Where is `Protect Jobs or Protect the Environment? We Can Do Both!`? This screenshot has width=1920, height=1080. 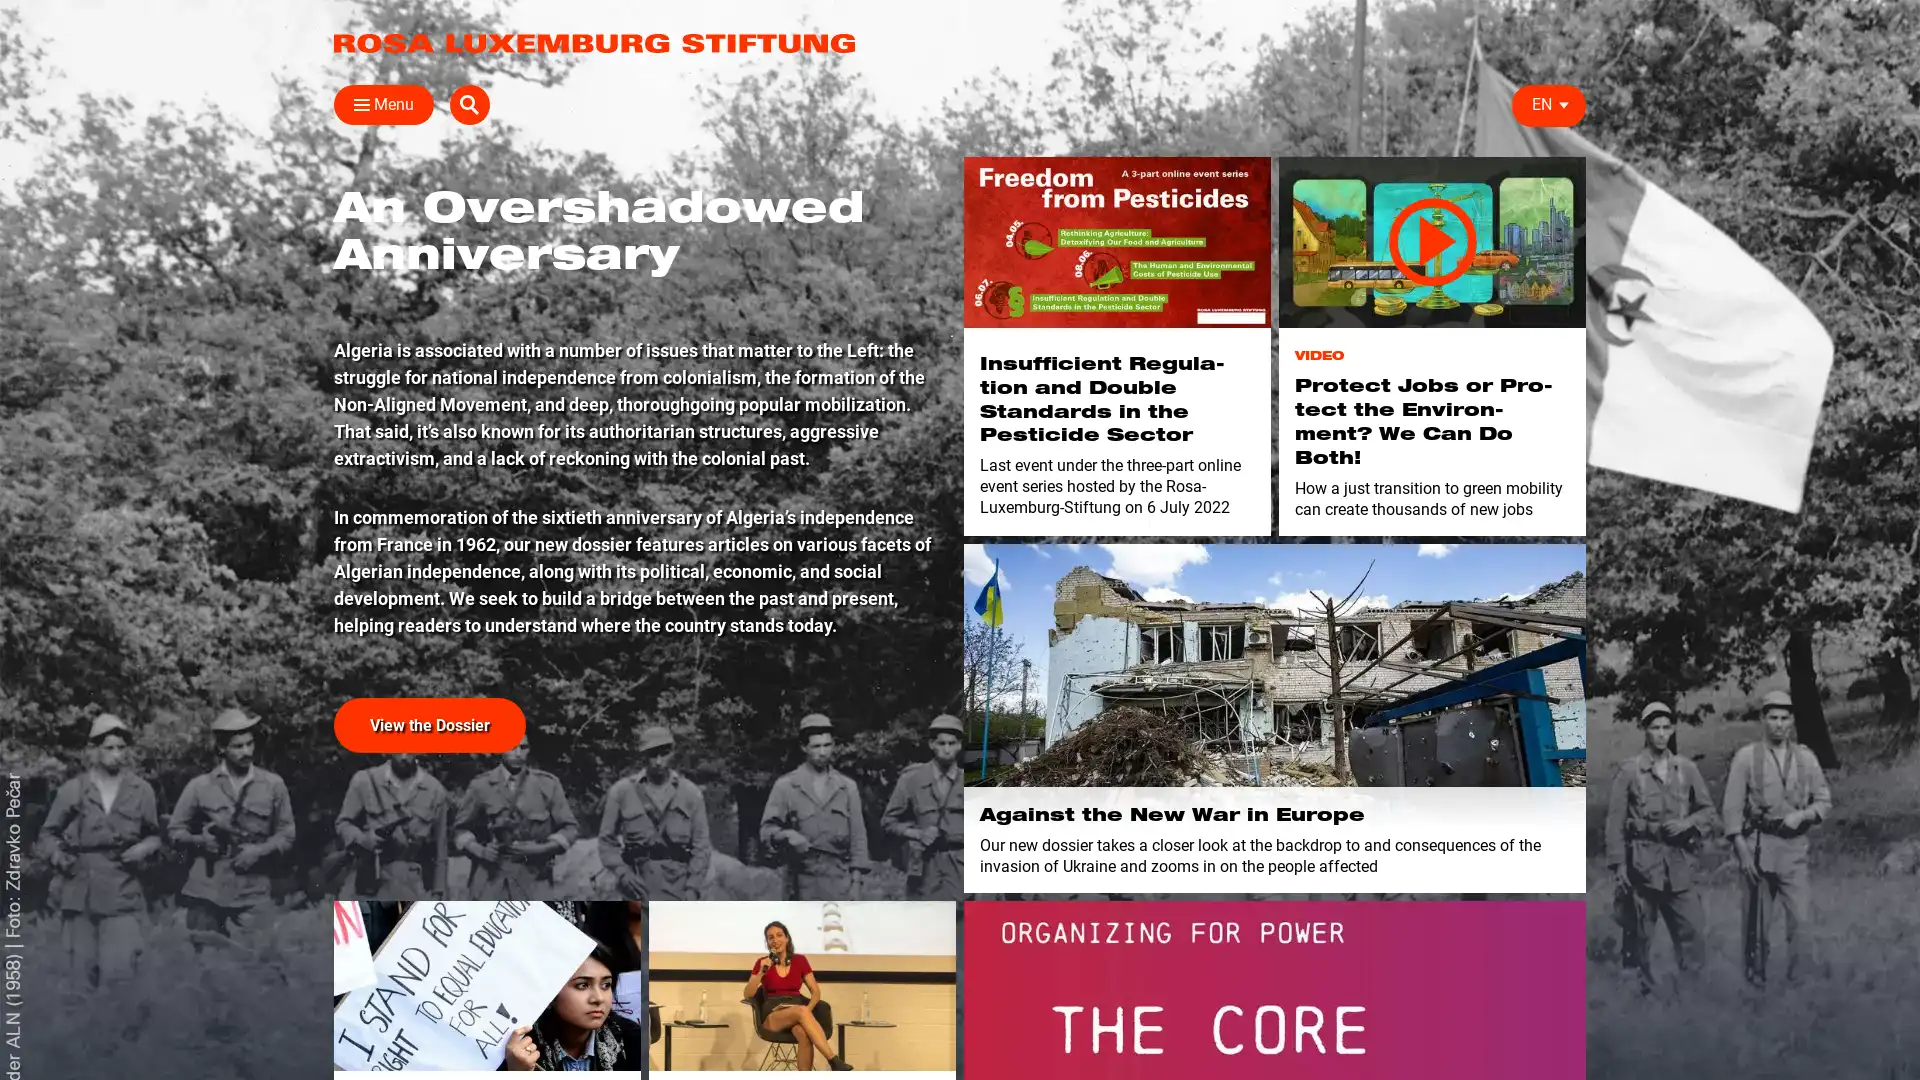 Protect Jobs or Protect the Environment? We Can Do Both! is located at coordinates (1431, 241).